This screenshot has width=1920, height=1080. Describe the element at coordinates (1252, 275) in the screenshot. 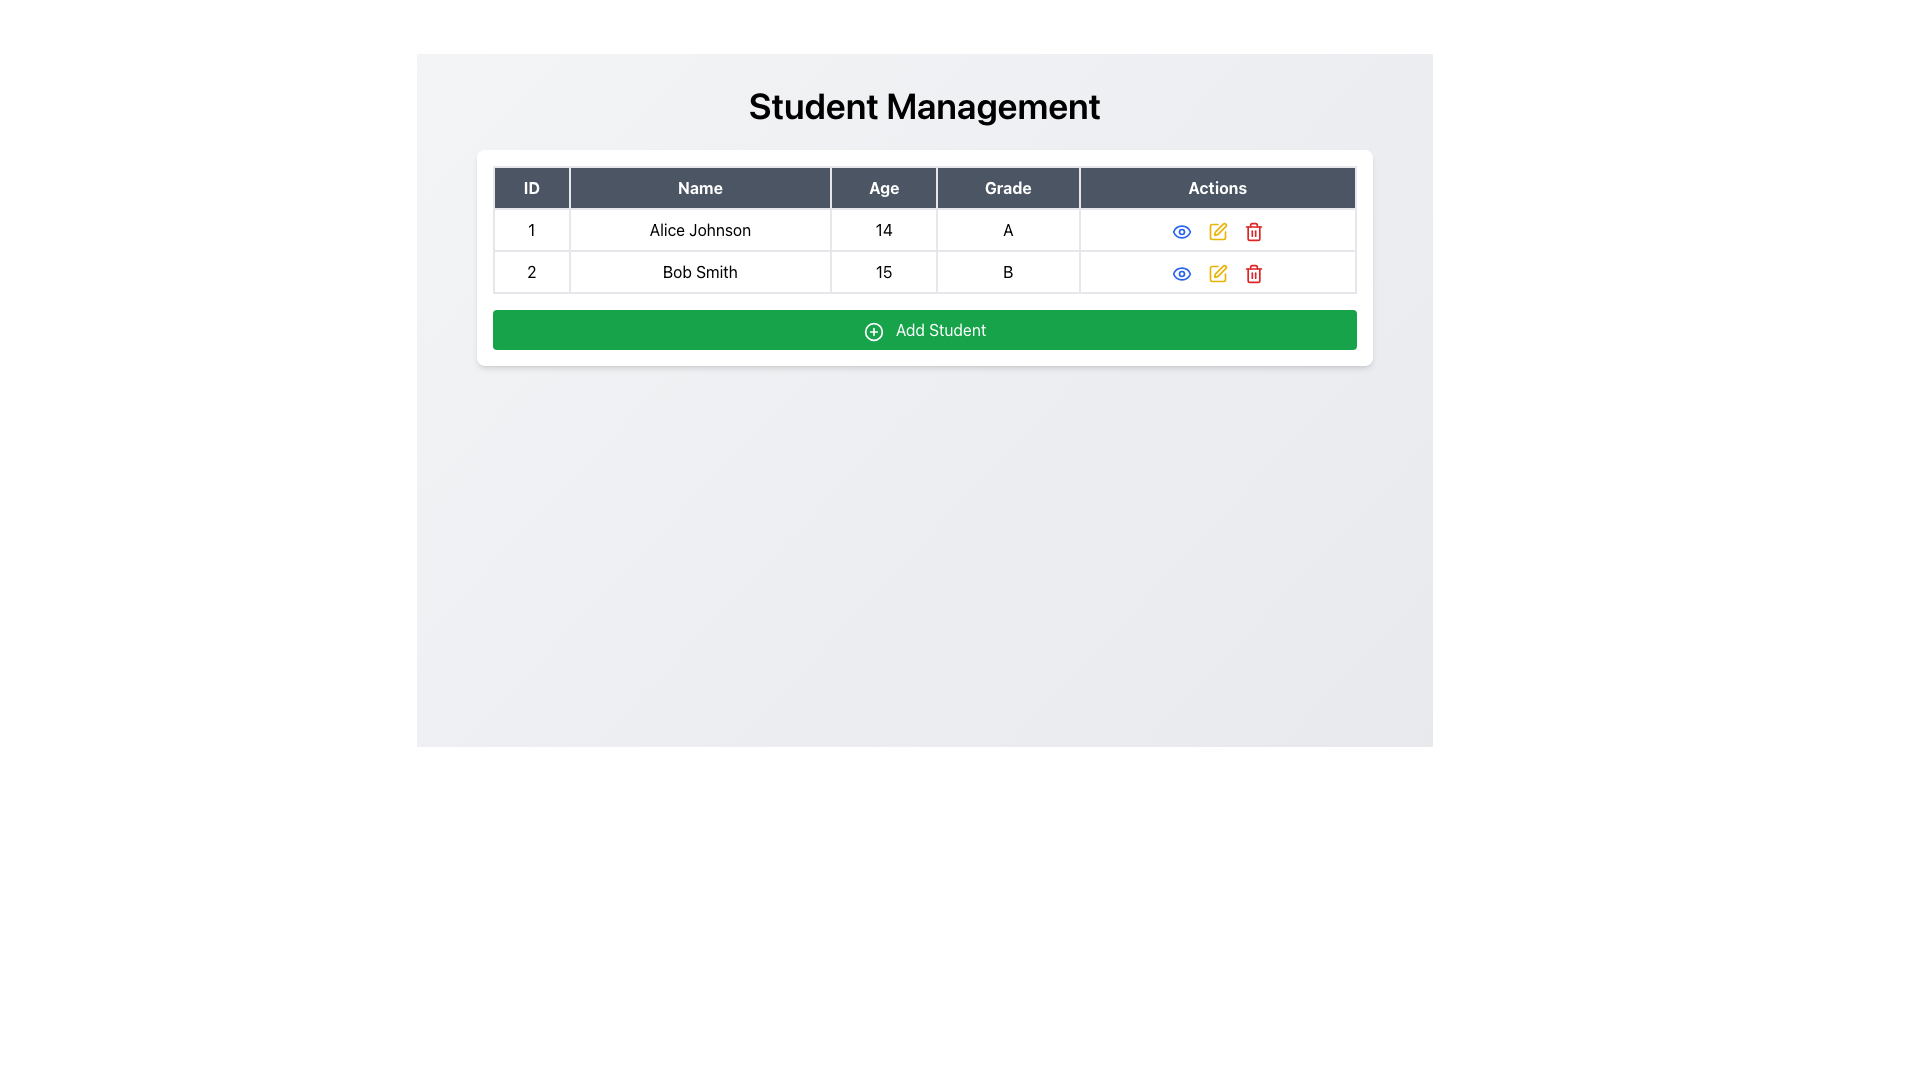

I see `the trash can icon button located in the second row under the 'Actions' column` at that location.